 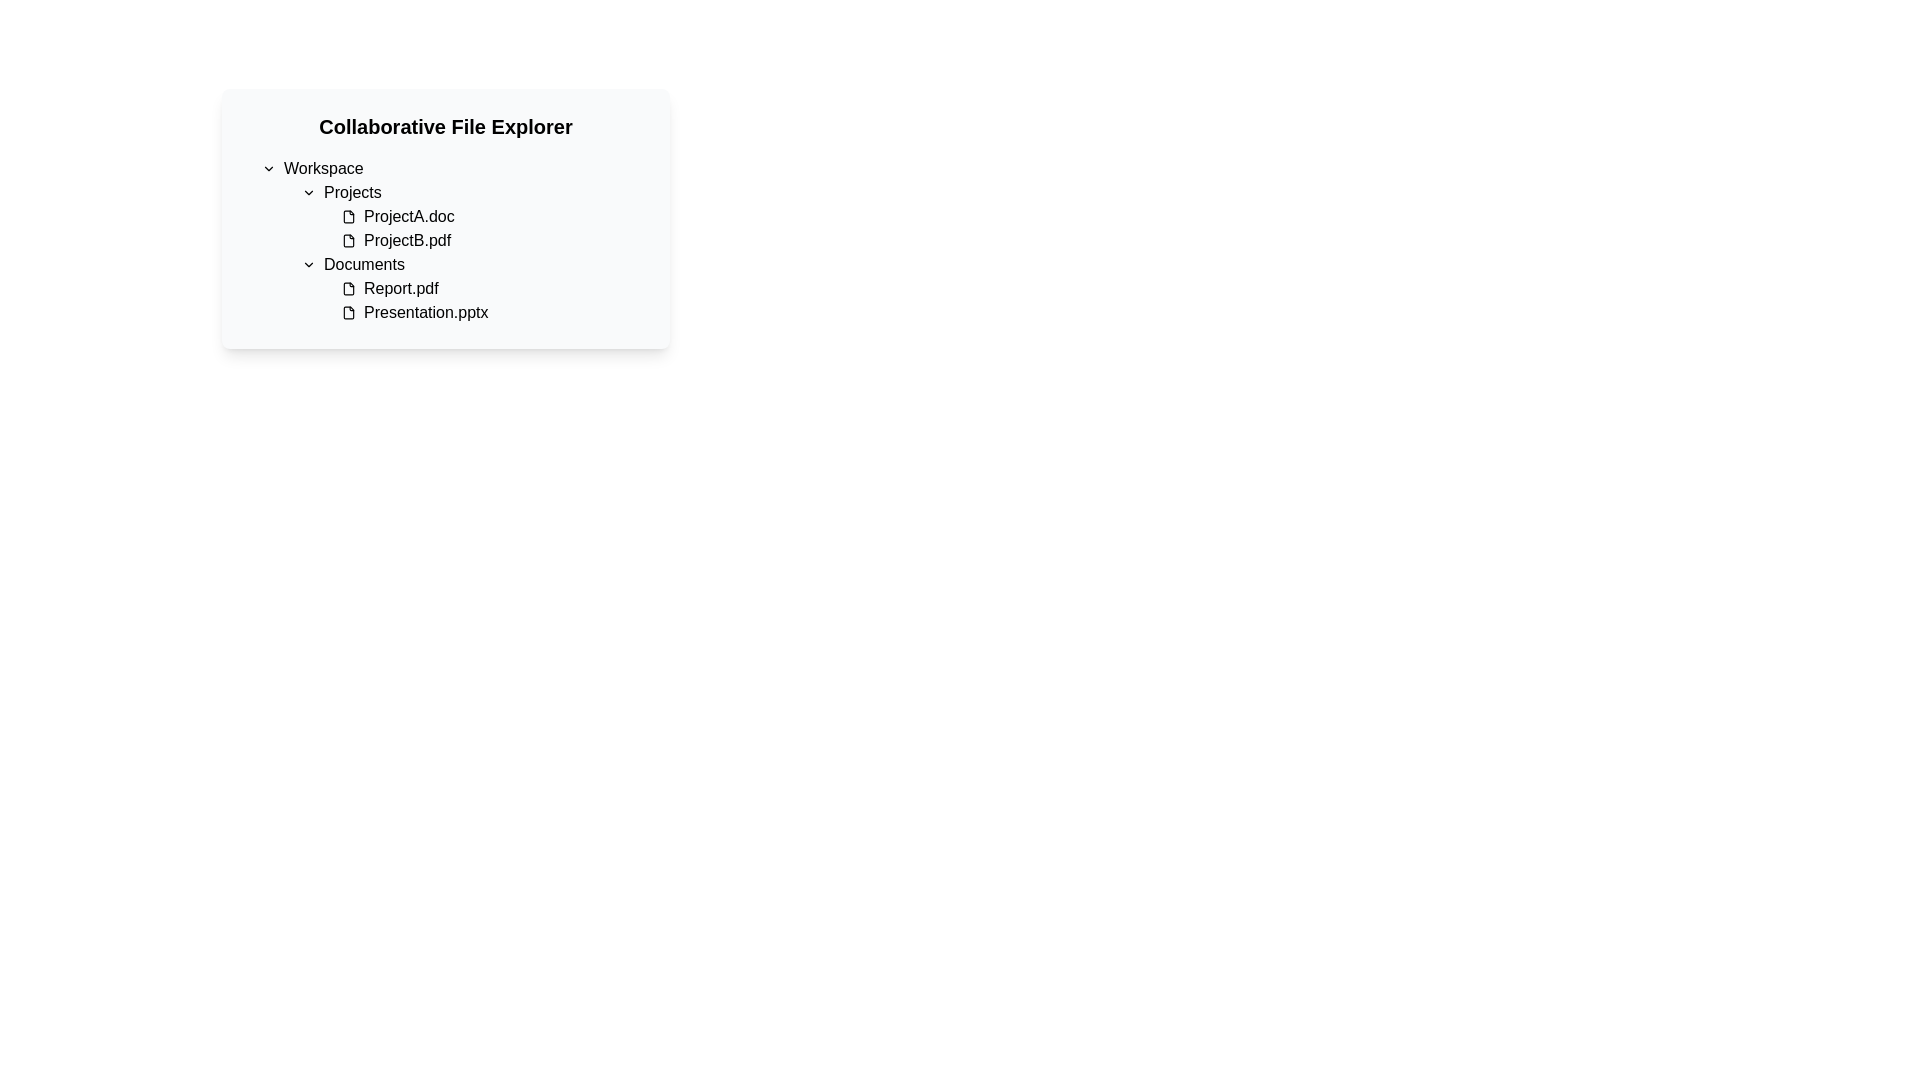 I want to click on the filename 'ProjectA.doc' in the Projects section of the file explorer, so click(x=485, y=227).